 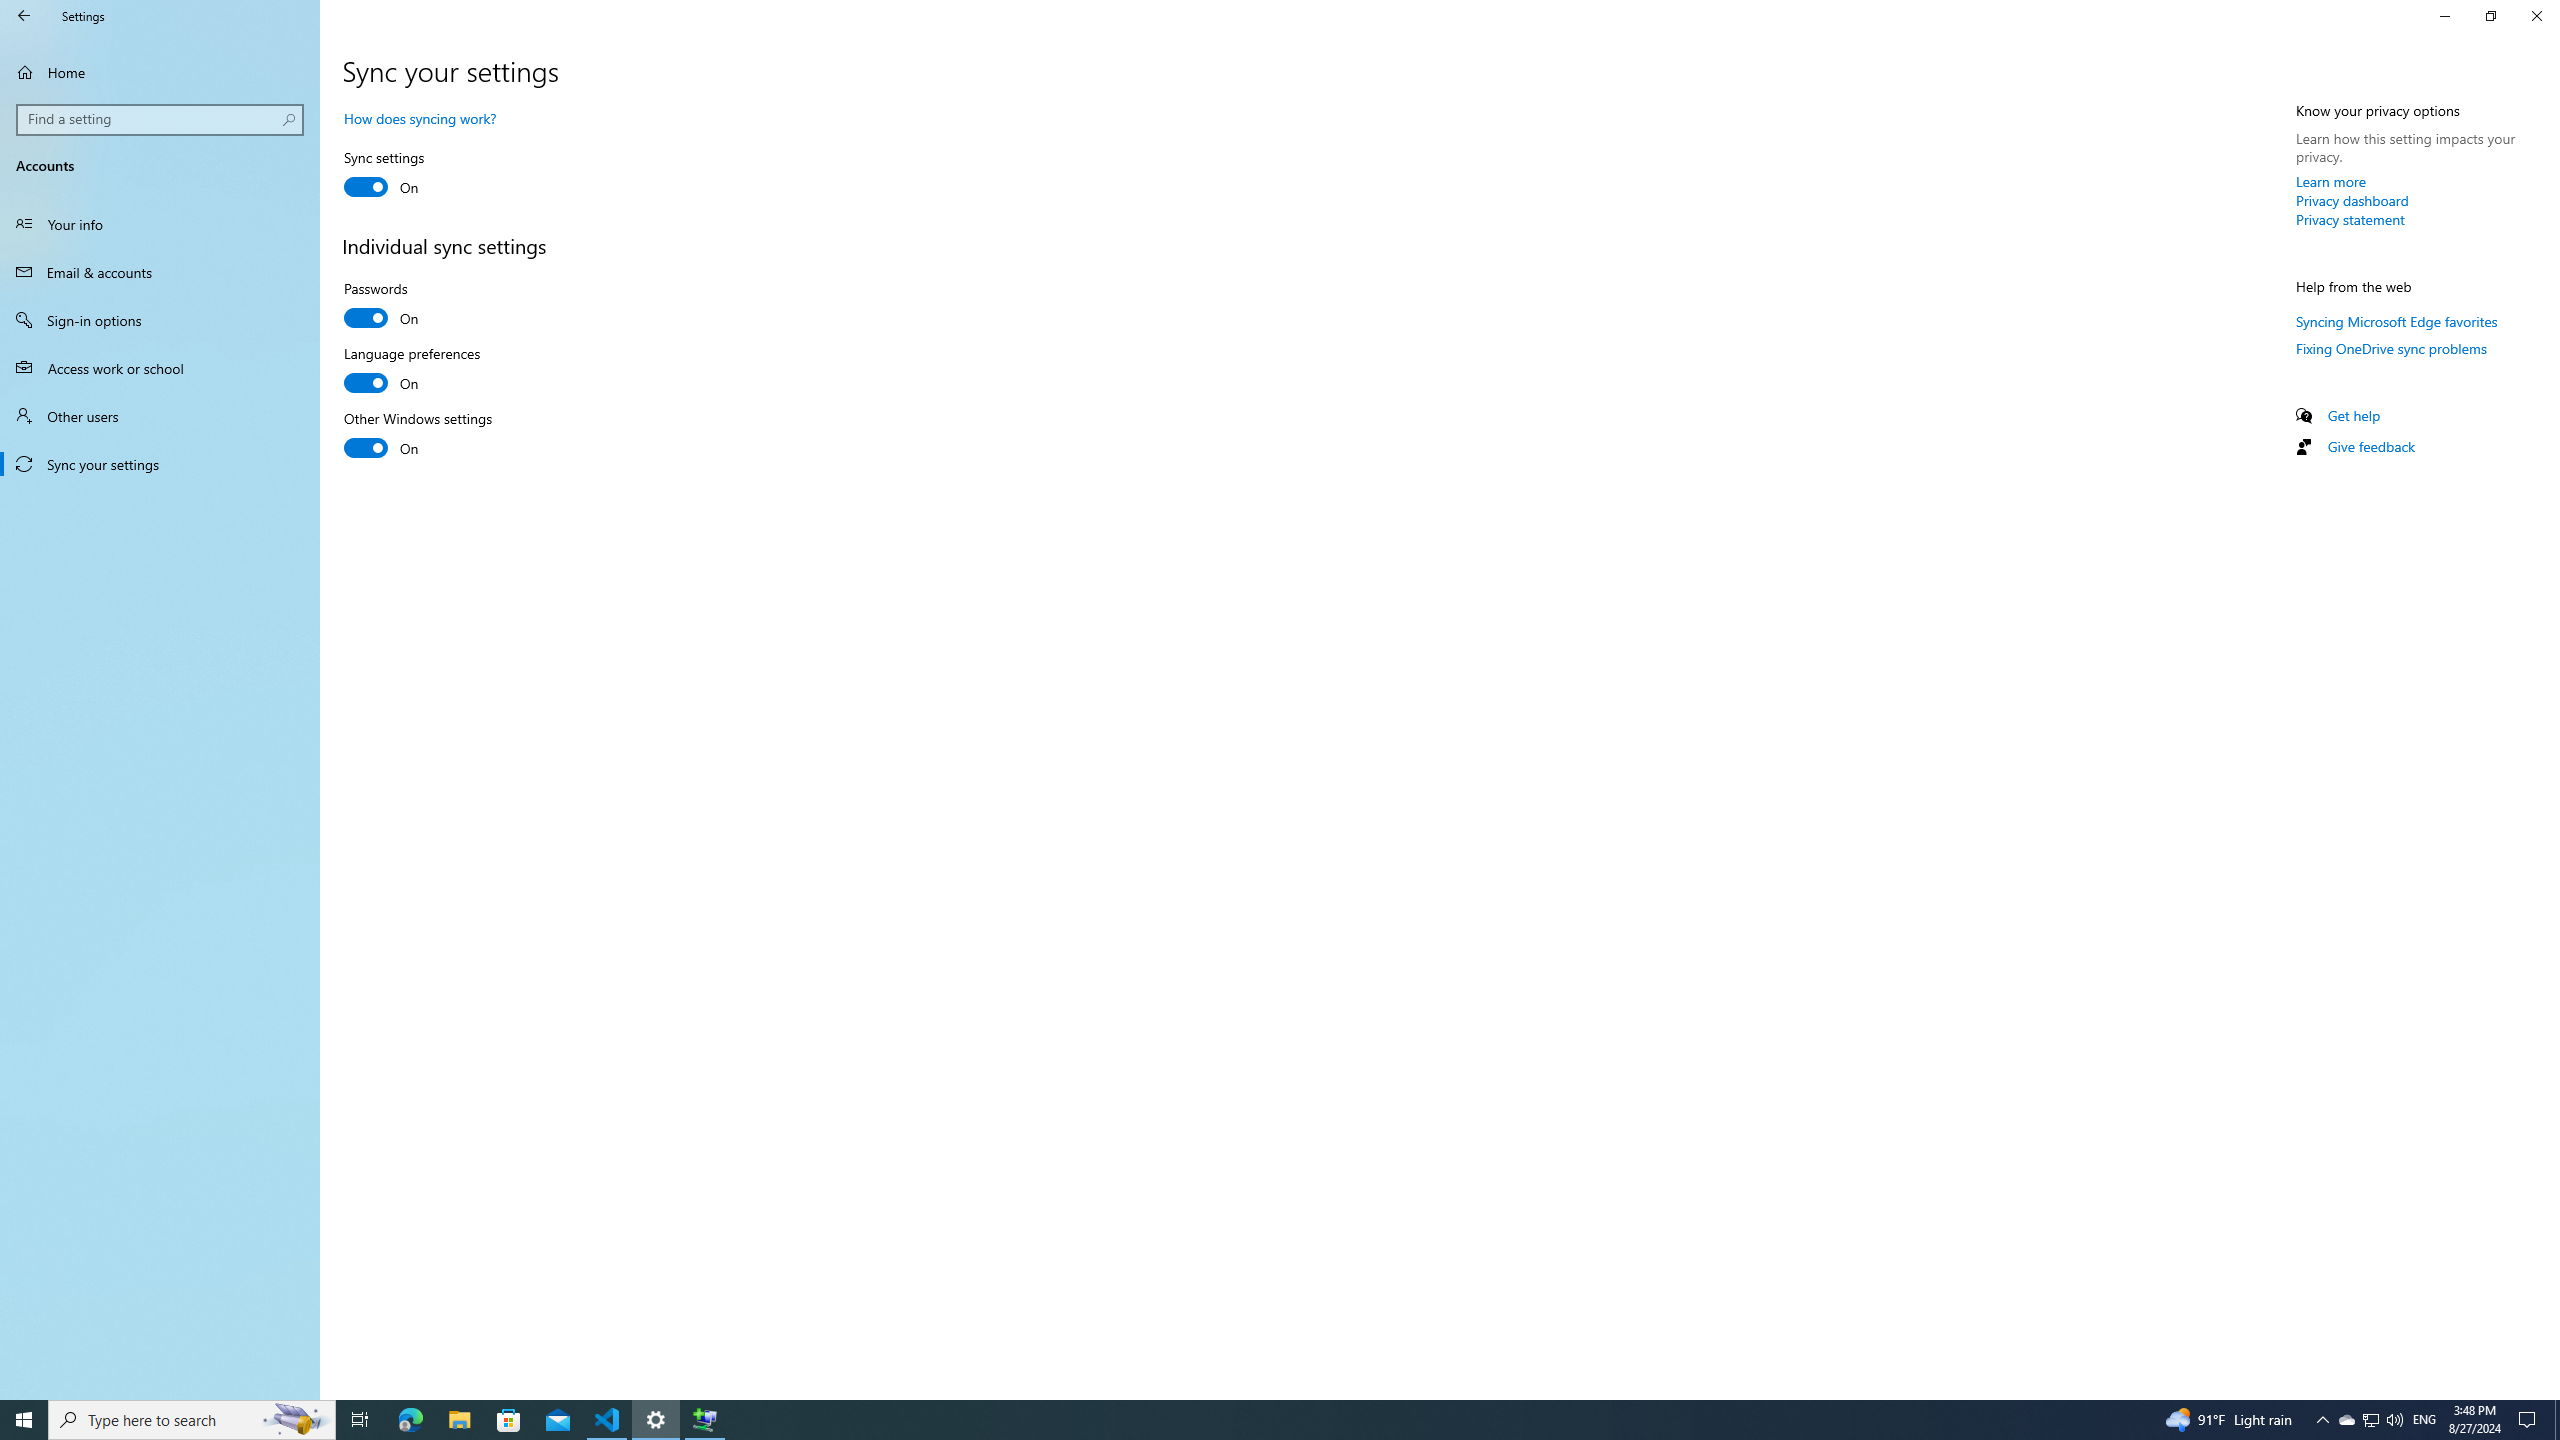 I want to click on 'Microsoft Store', so click(x=509, y=1418).